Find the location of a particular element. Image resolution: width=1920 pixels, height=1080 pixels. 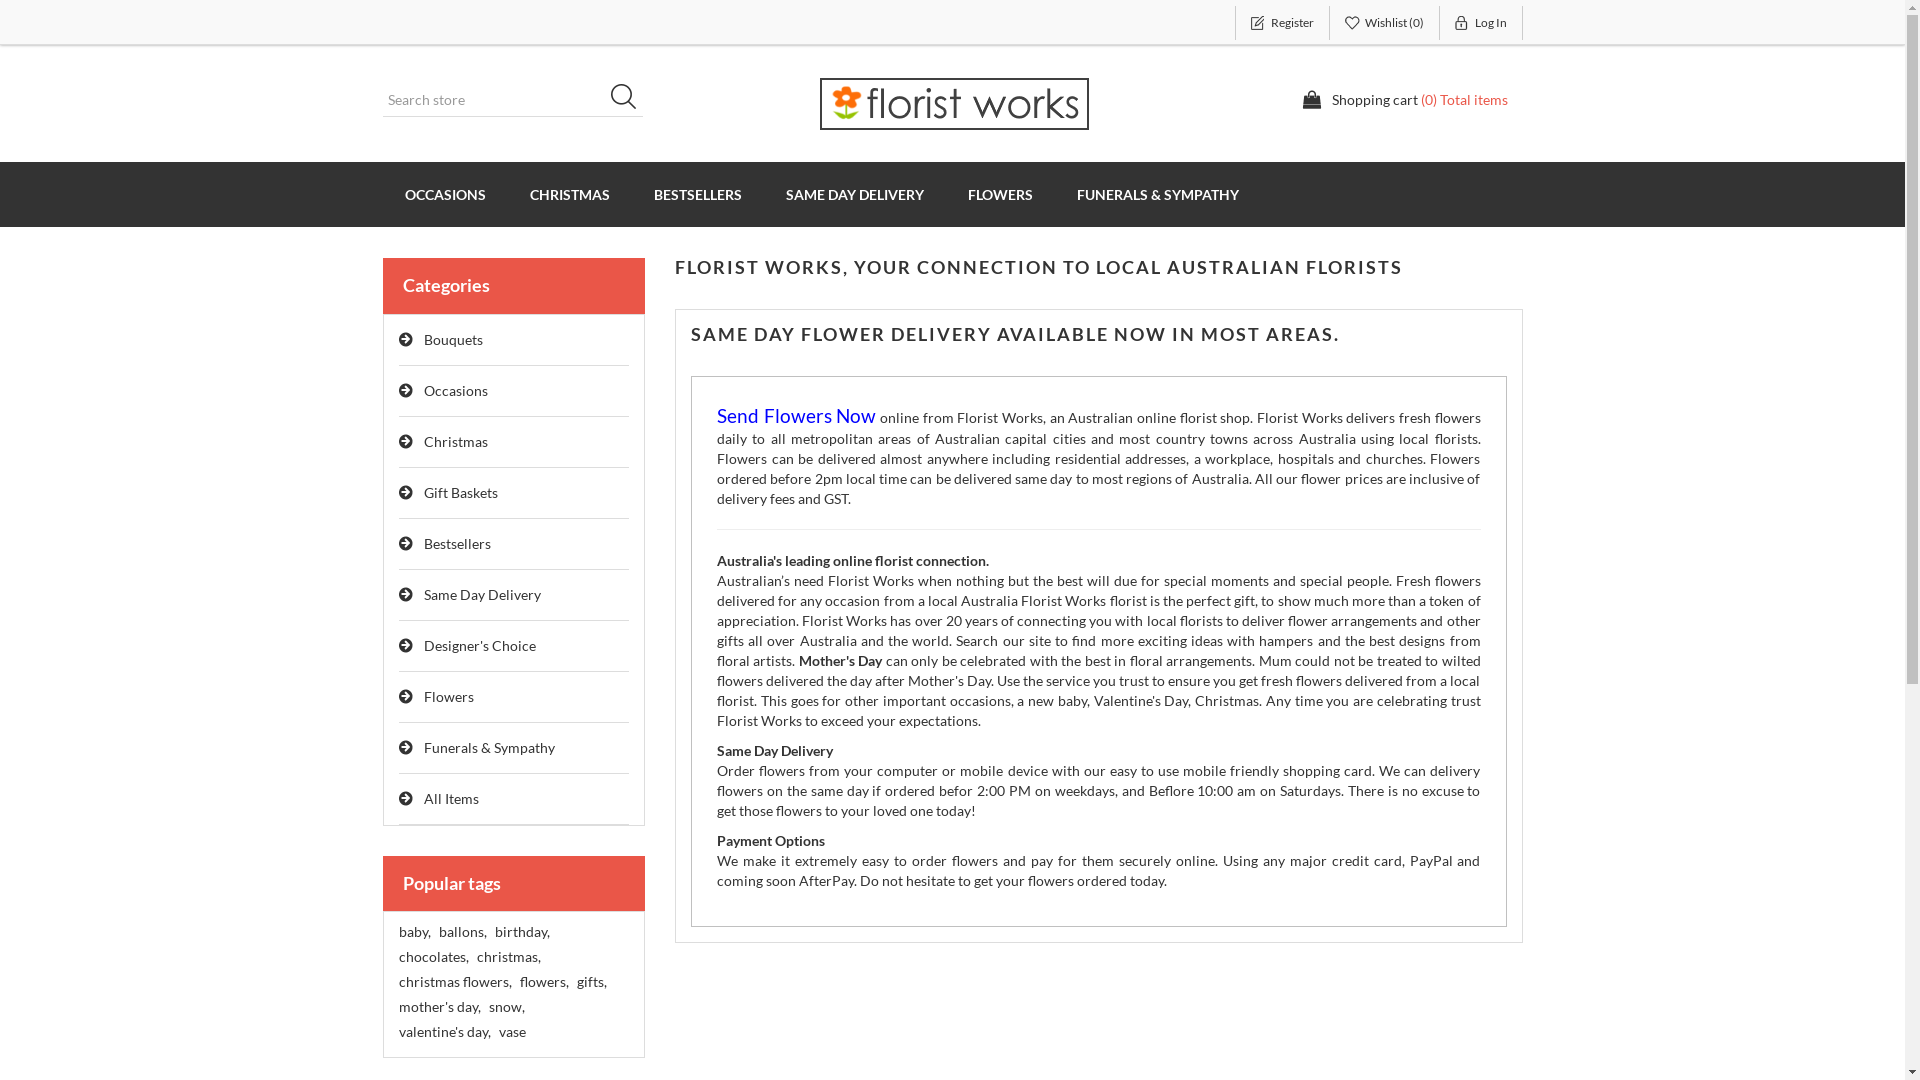

'vase' is located at coordinates (498, 1032).